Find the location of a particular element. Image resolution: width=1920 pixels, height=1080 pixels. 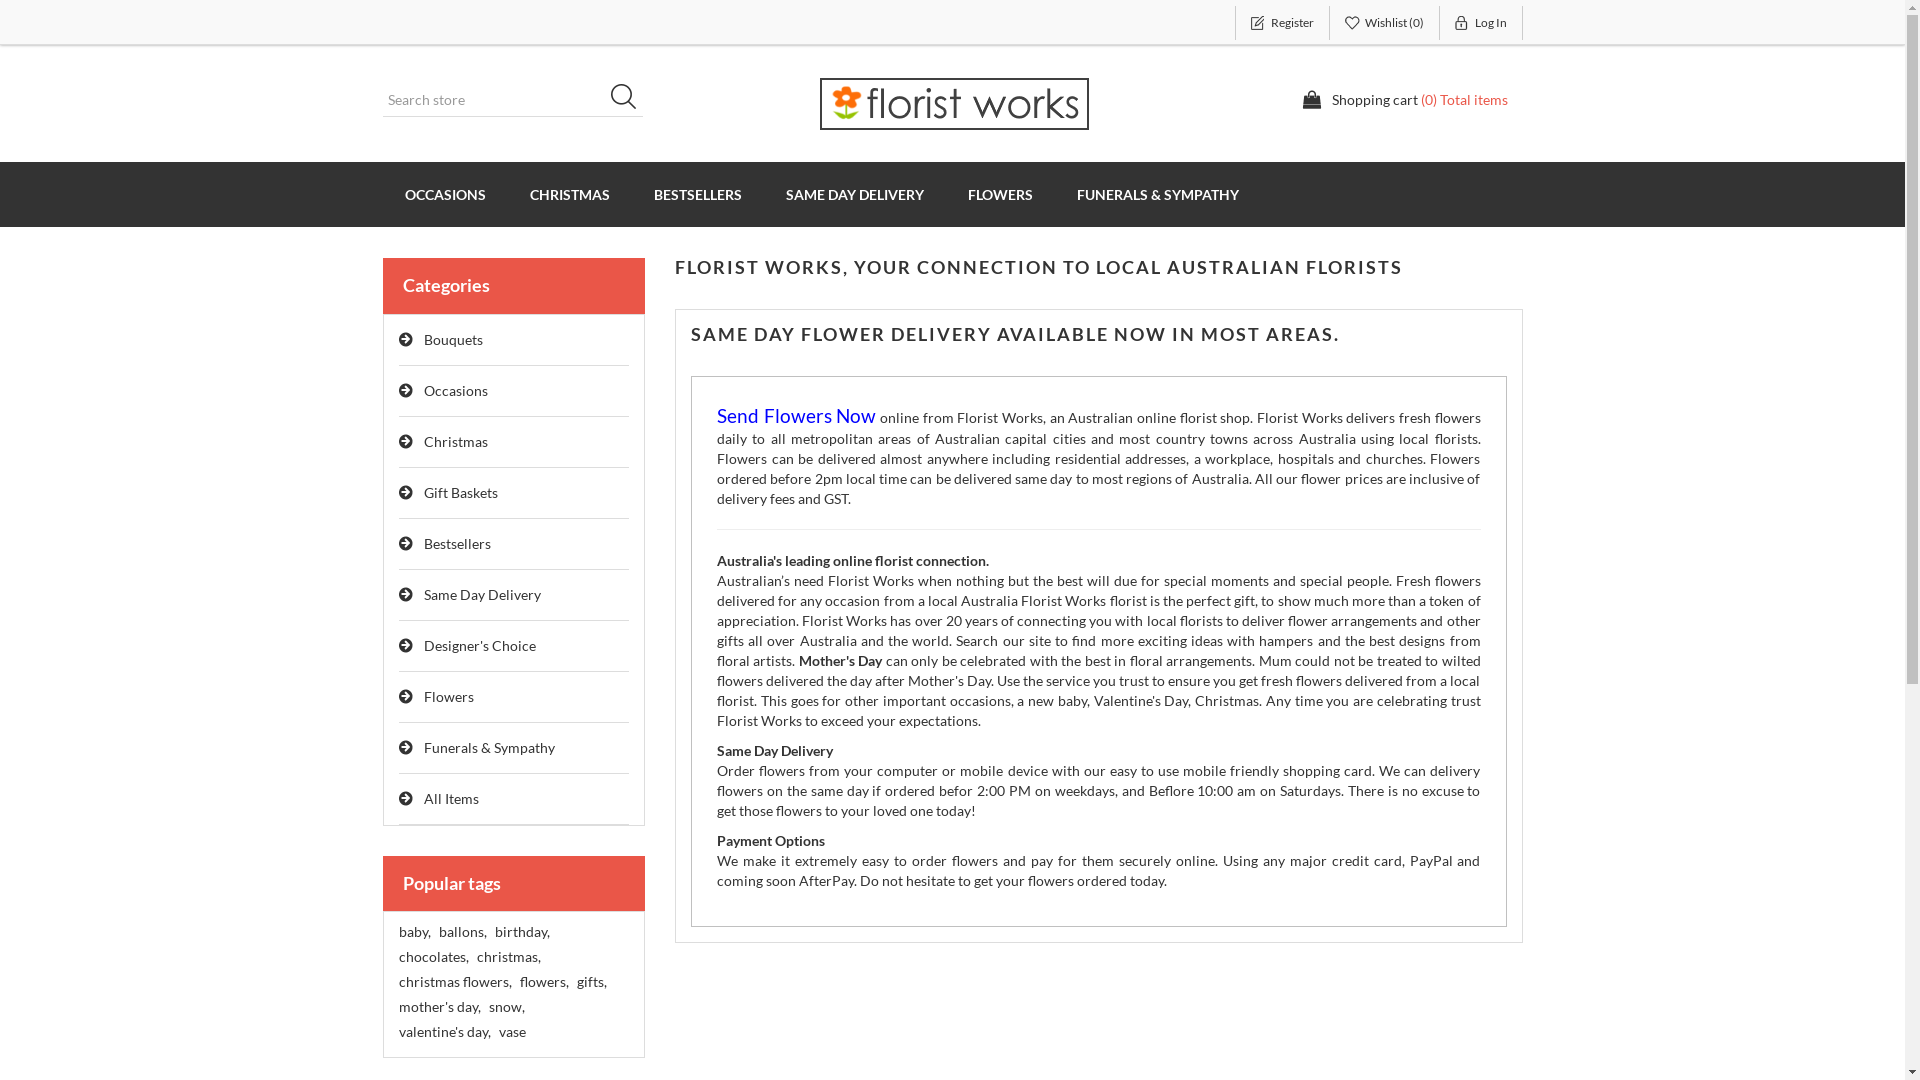

'vase' is located at coordinates (498, 1032).